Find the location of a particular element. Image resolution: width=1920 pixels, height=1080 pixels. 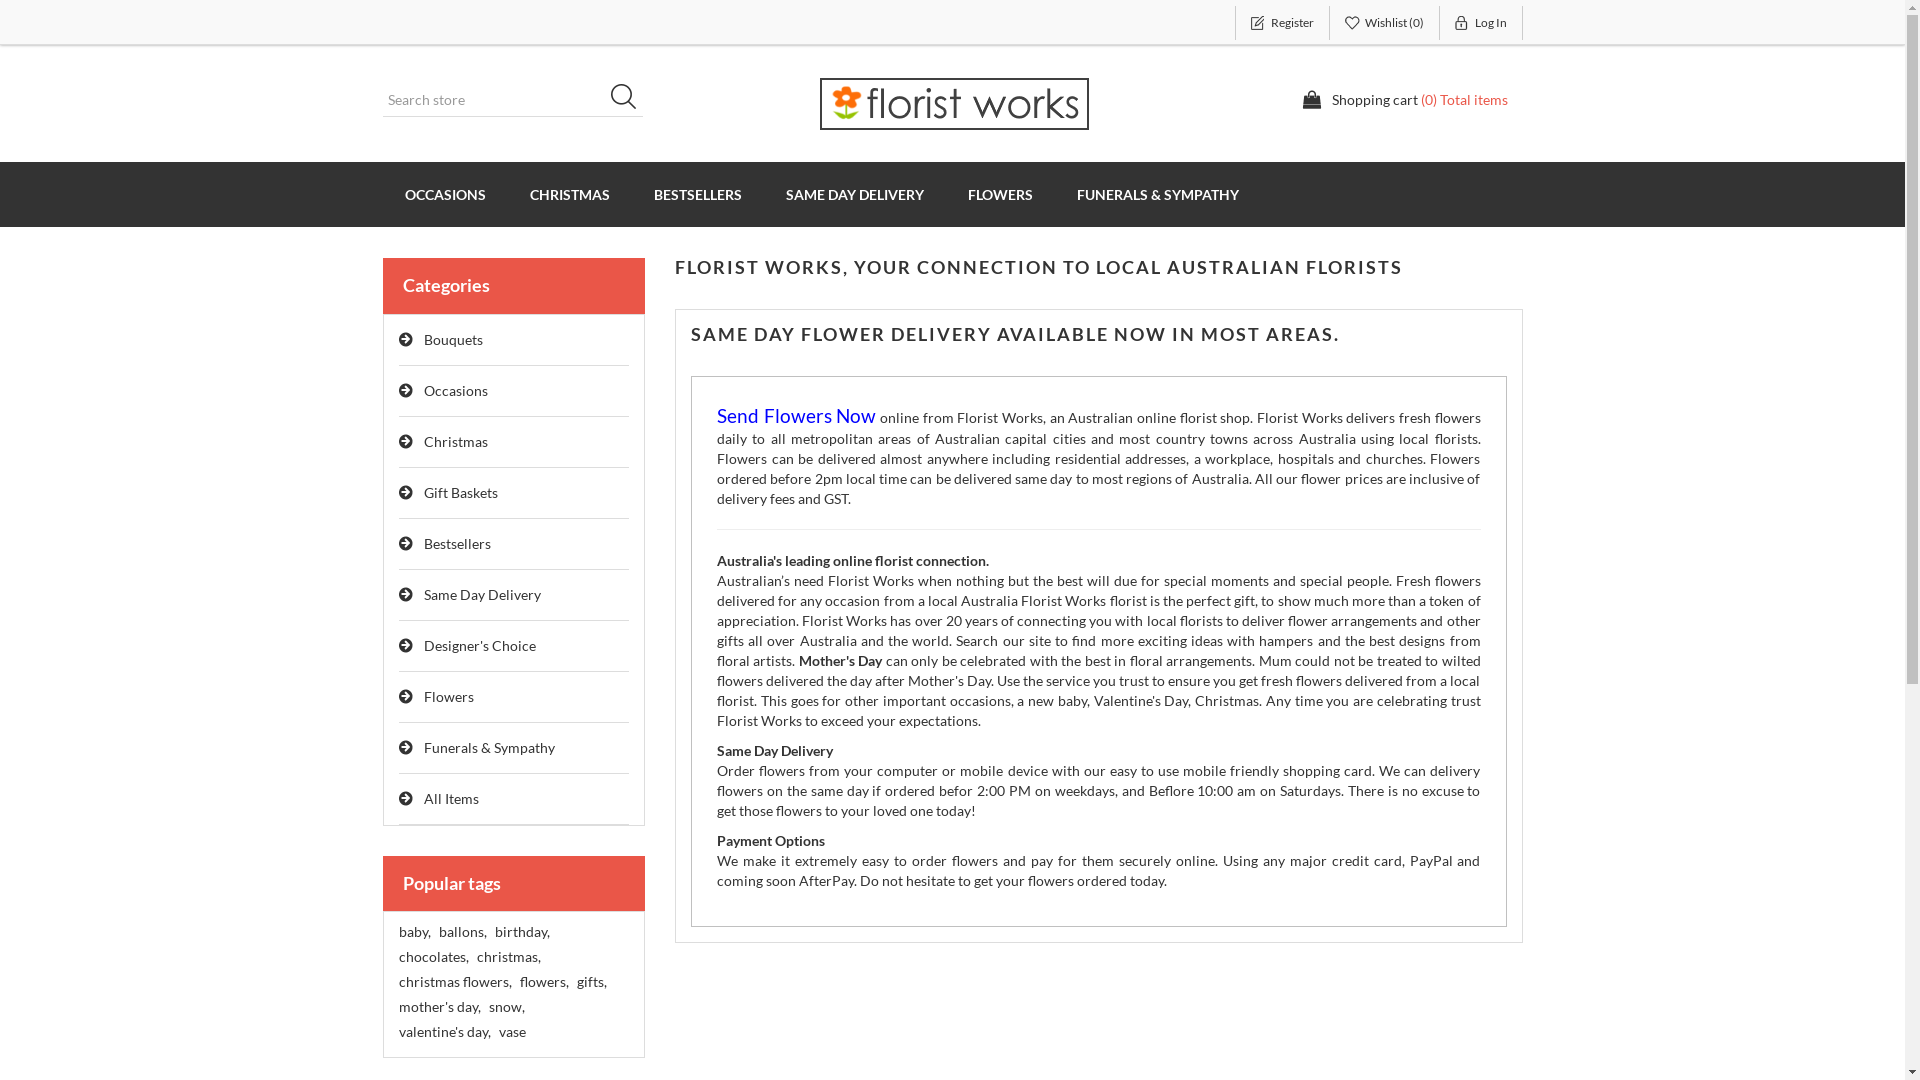

'vase' is located at coordinates (498, 1032).